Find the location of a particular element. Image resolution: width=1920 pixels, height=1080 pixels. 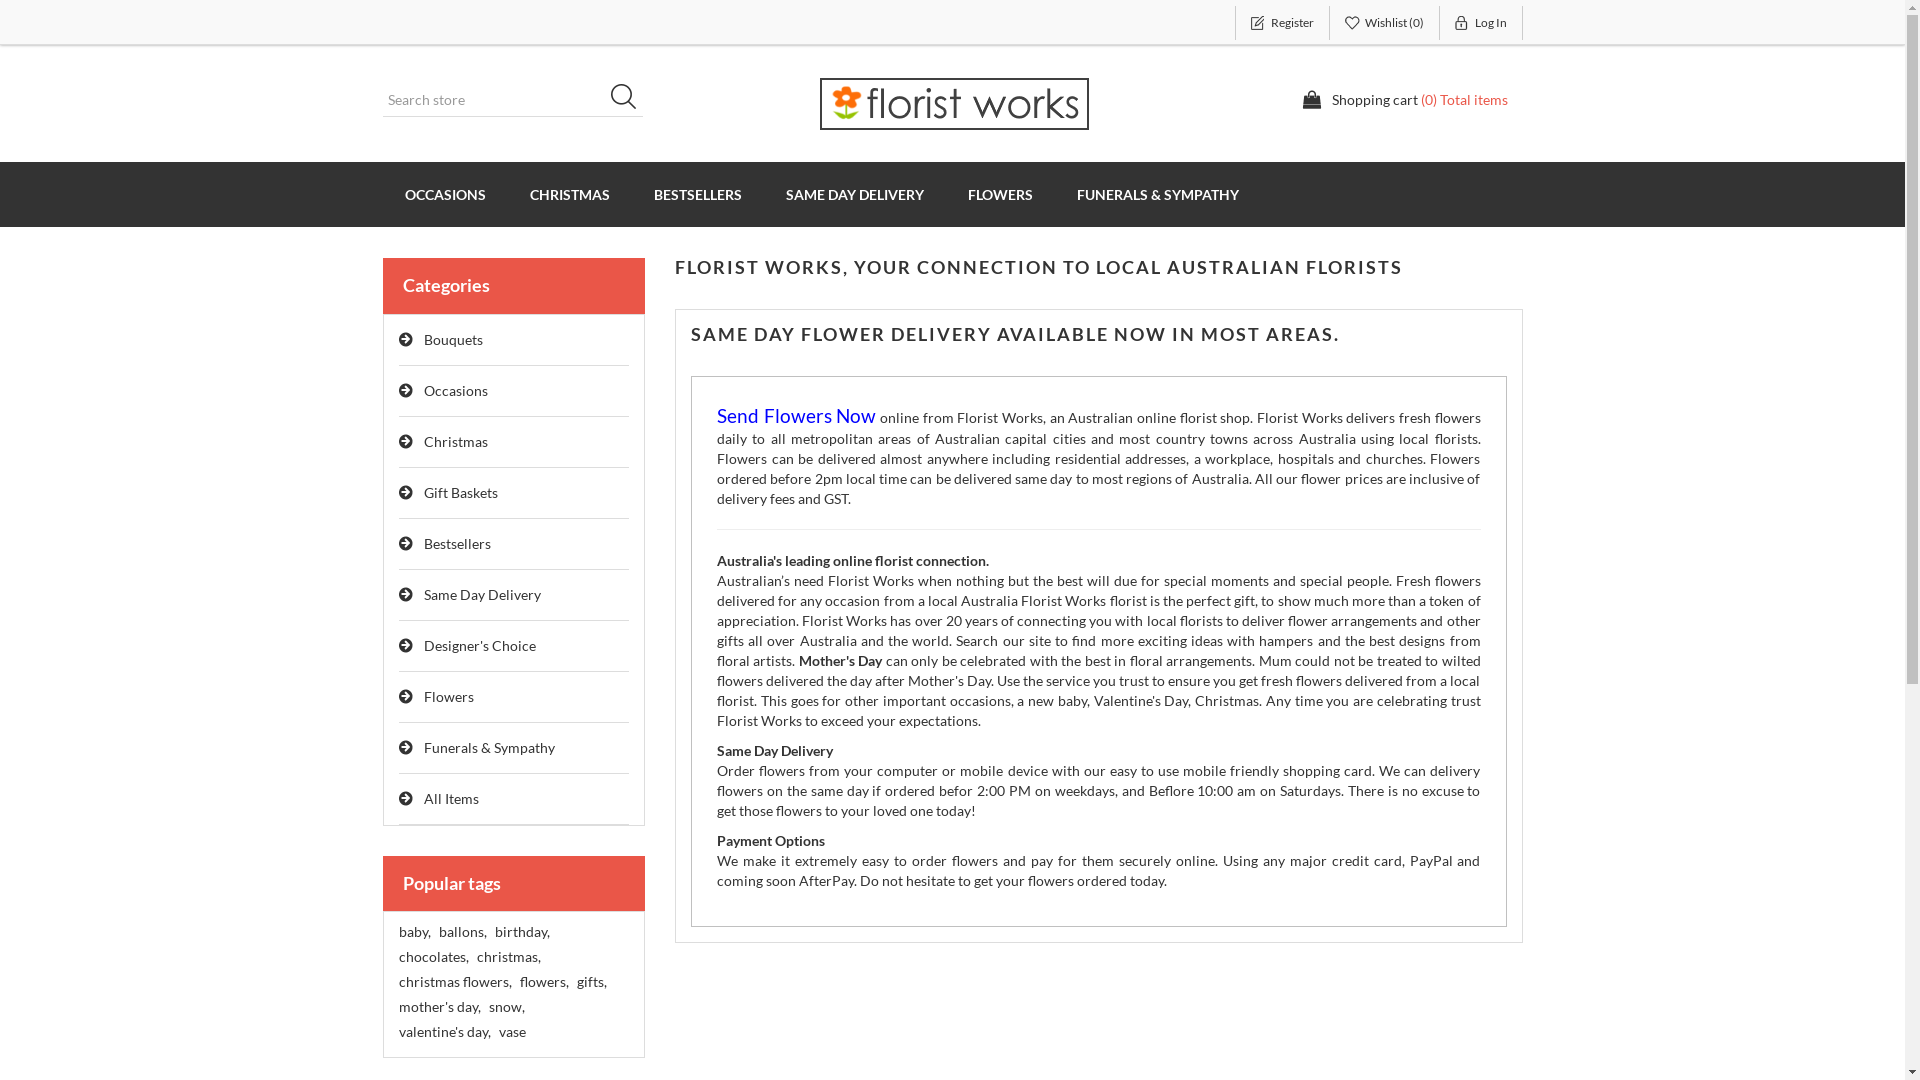

'vase' is located at coordinates (498, 1032).